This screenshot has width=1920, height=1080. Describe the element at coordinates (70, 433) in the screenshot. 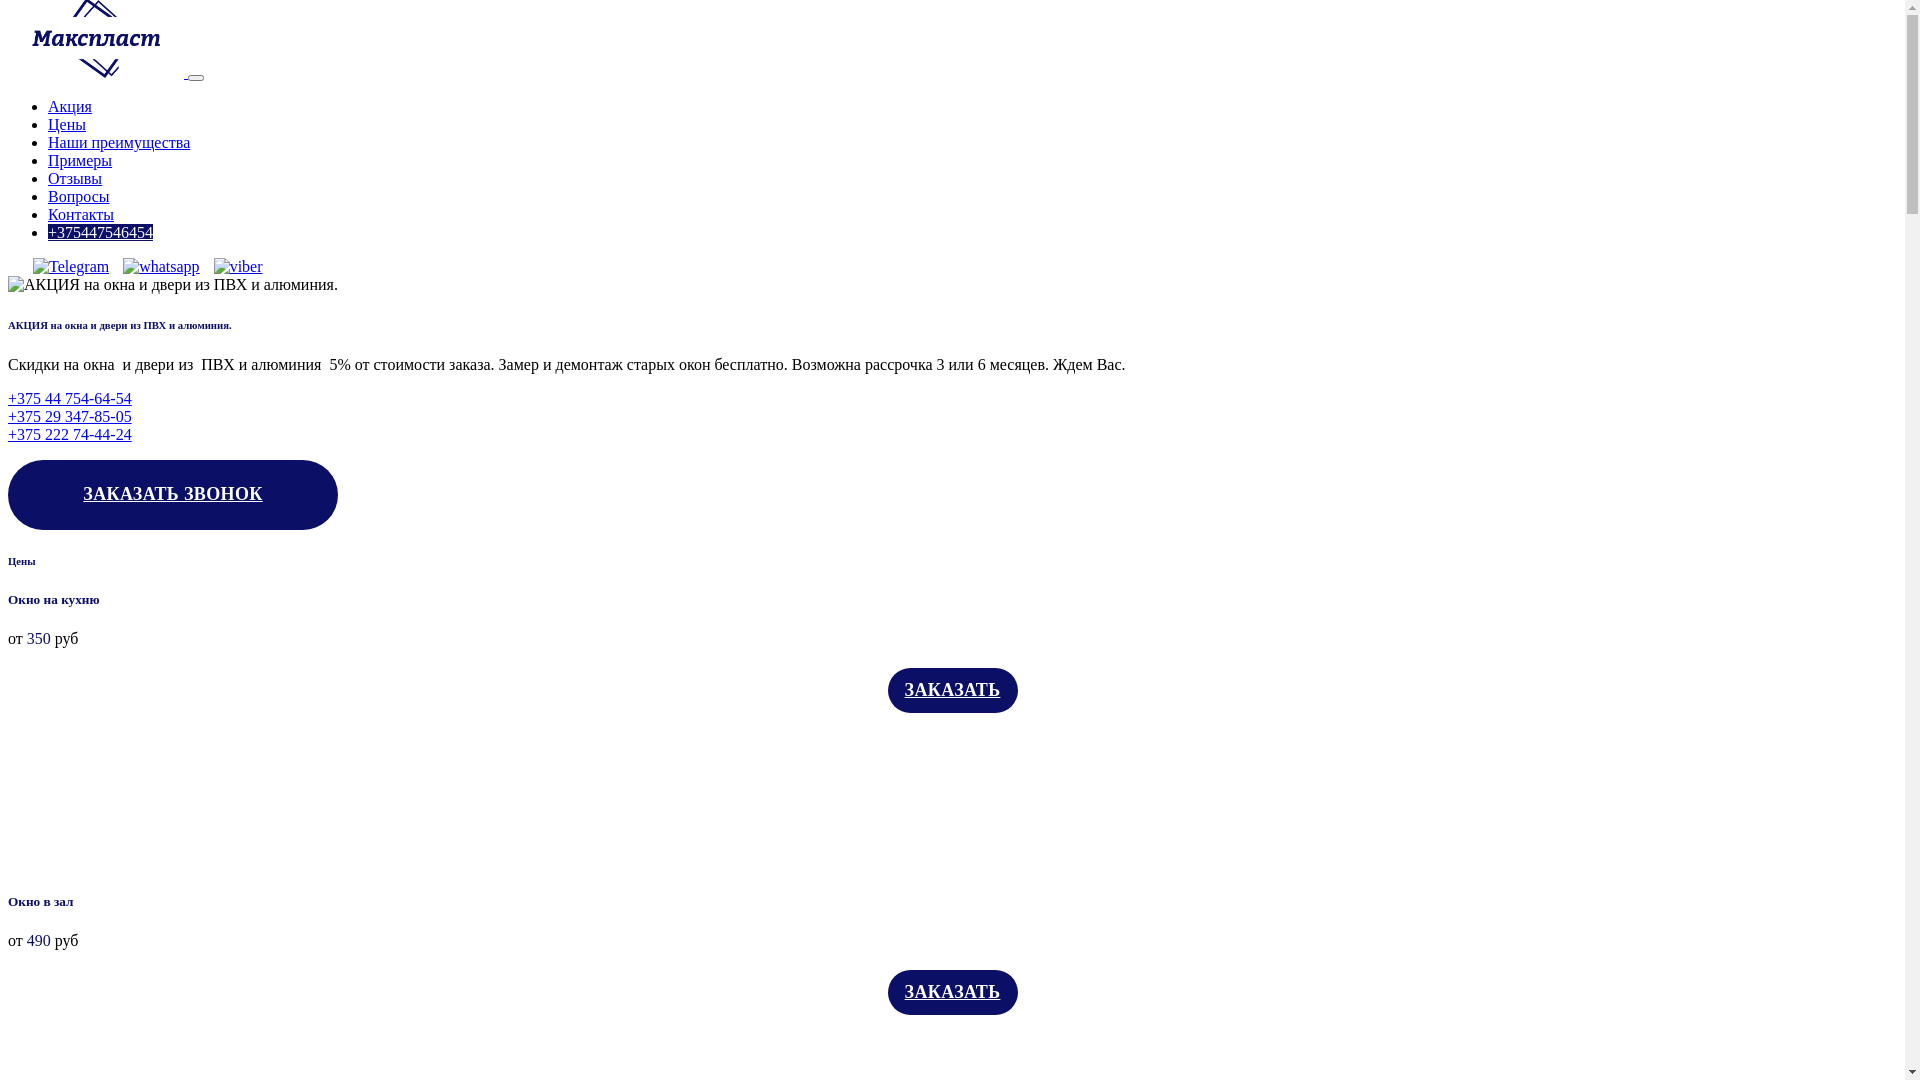

I see `'+375 222 74-44-24'` at that location.